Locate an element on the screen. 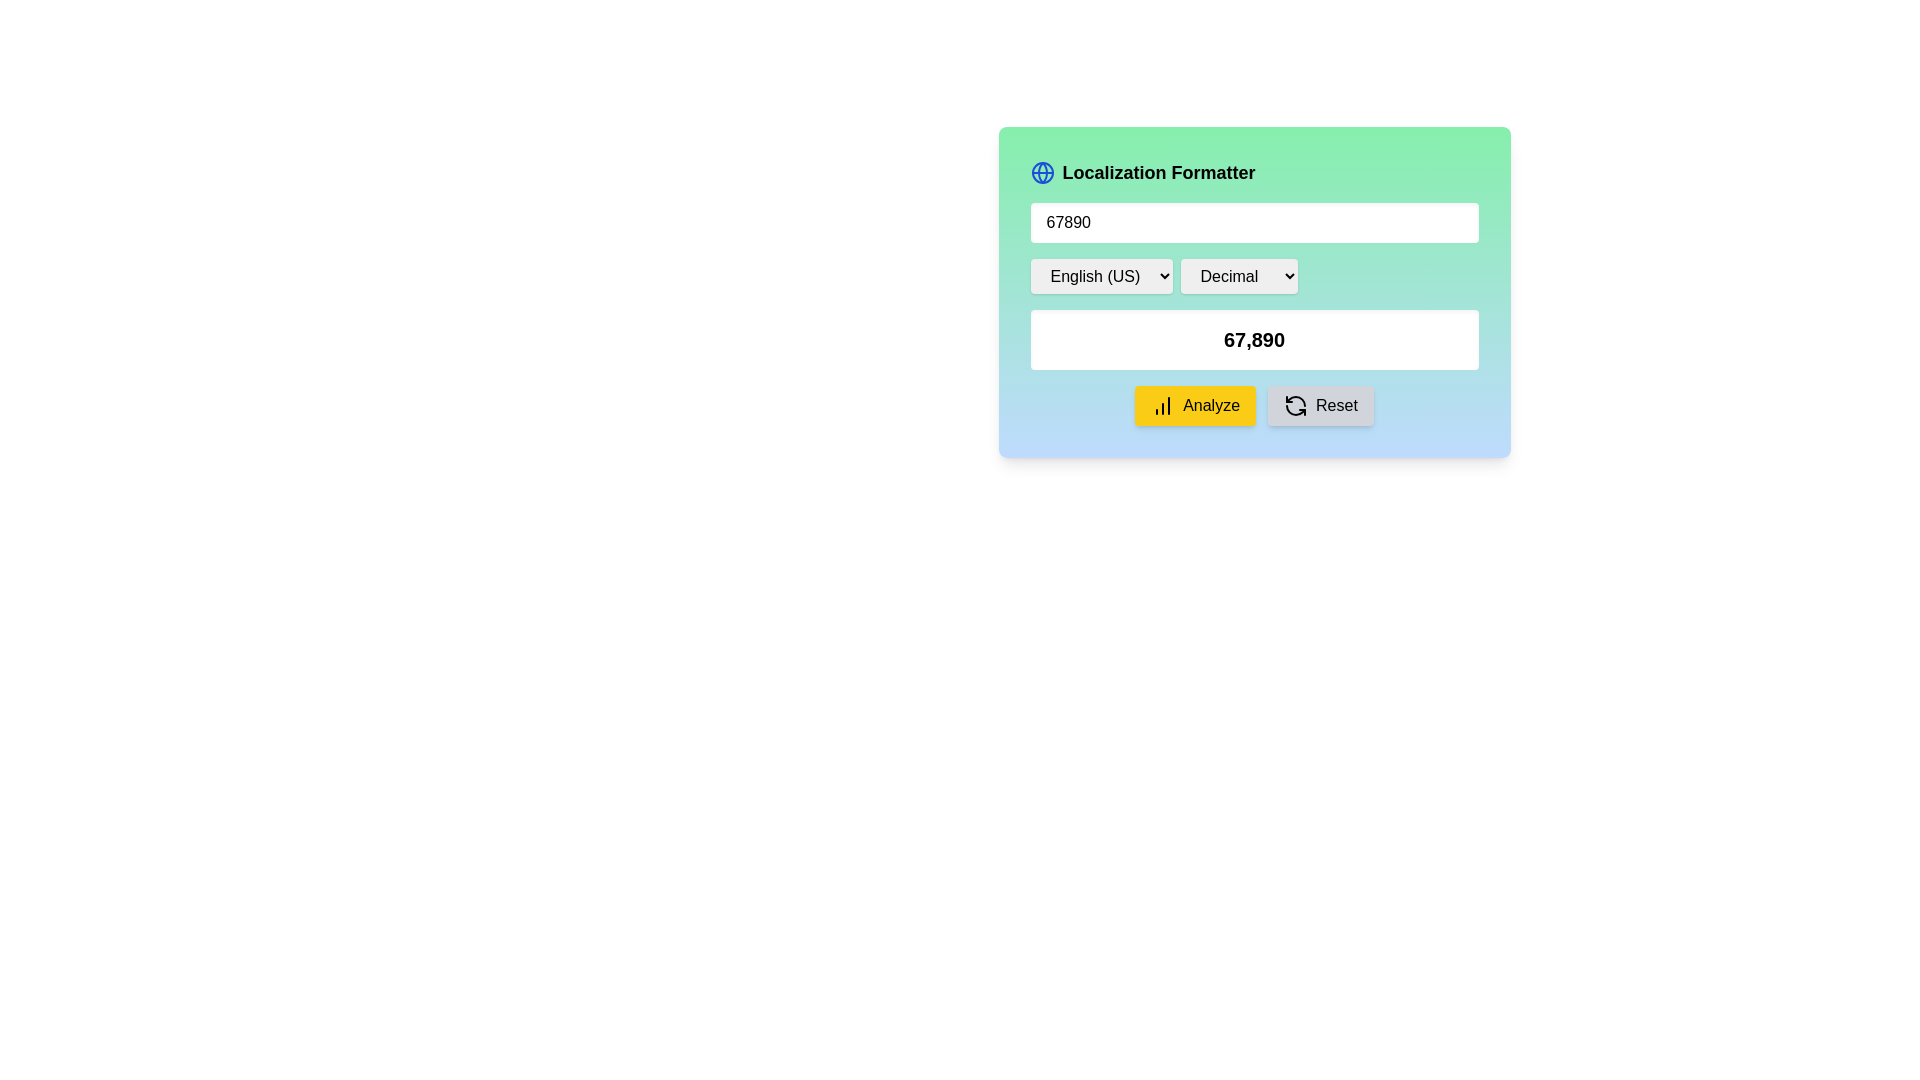 Image resolution: width=1920 pixels, height=1080 pixels. the dropdown menu located to the right of the 'English (US)' dropdown is located at coordinates (1253, 292).